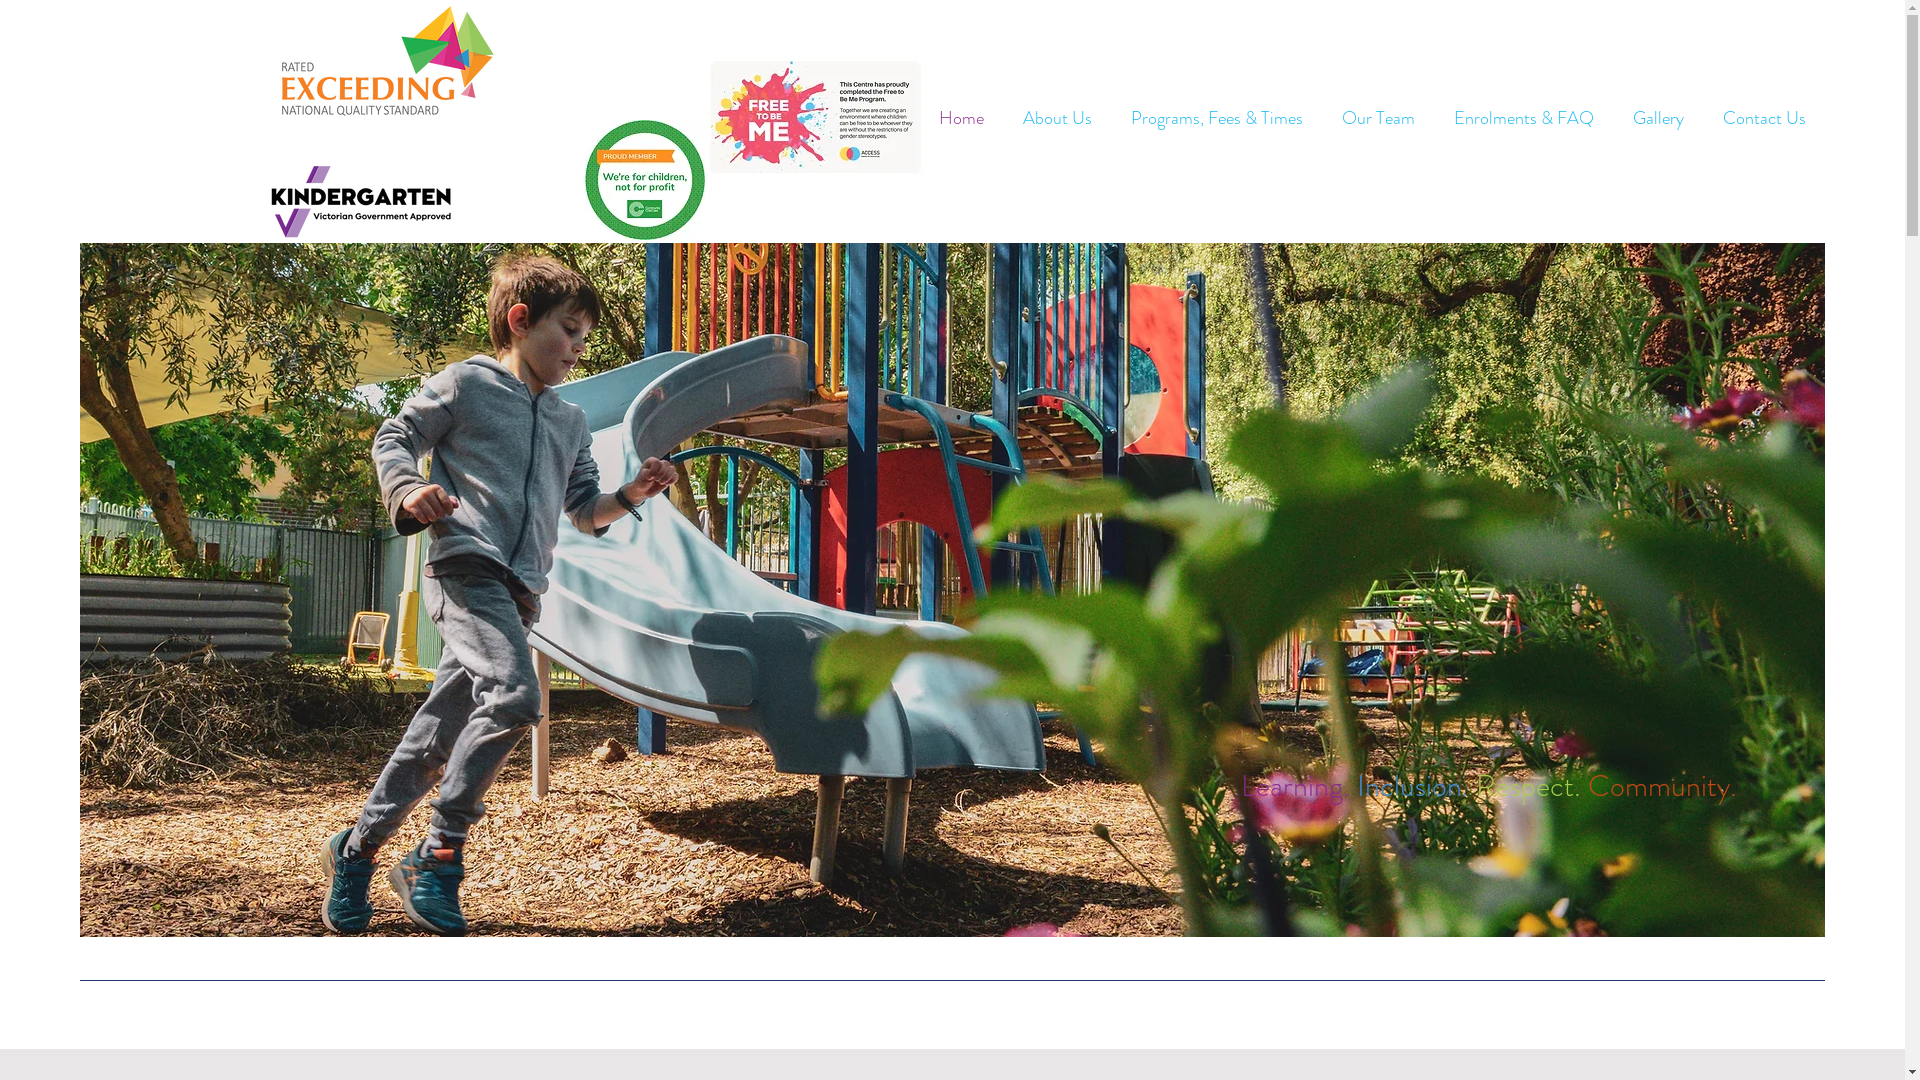 The image size is (1920, 1080). What do you see at coordinates (1519, 118) in the screenshot?
I see `'Enrolments & FAQ'` at bounding box center [1519, 118].